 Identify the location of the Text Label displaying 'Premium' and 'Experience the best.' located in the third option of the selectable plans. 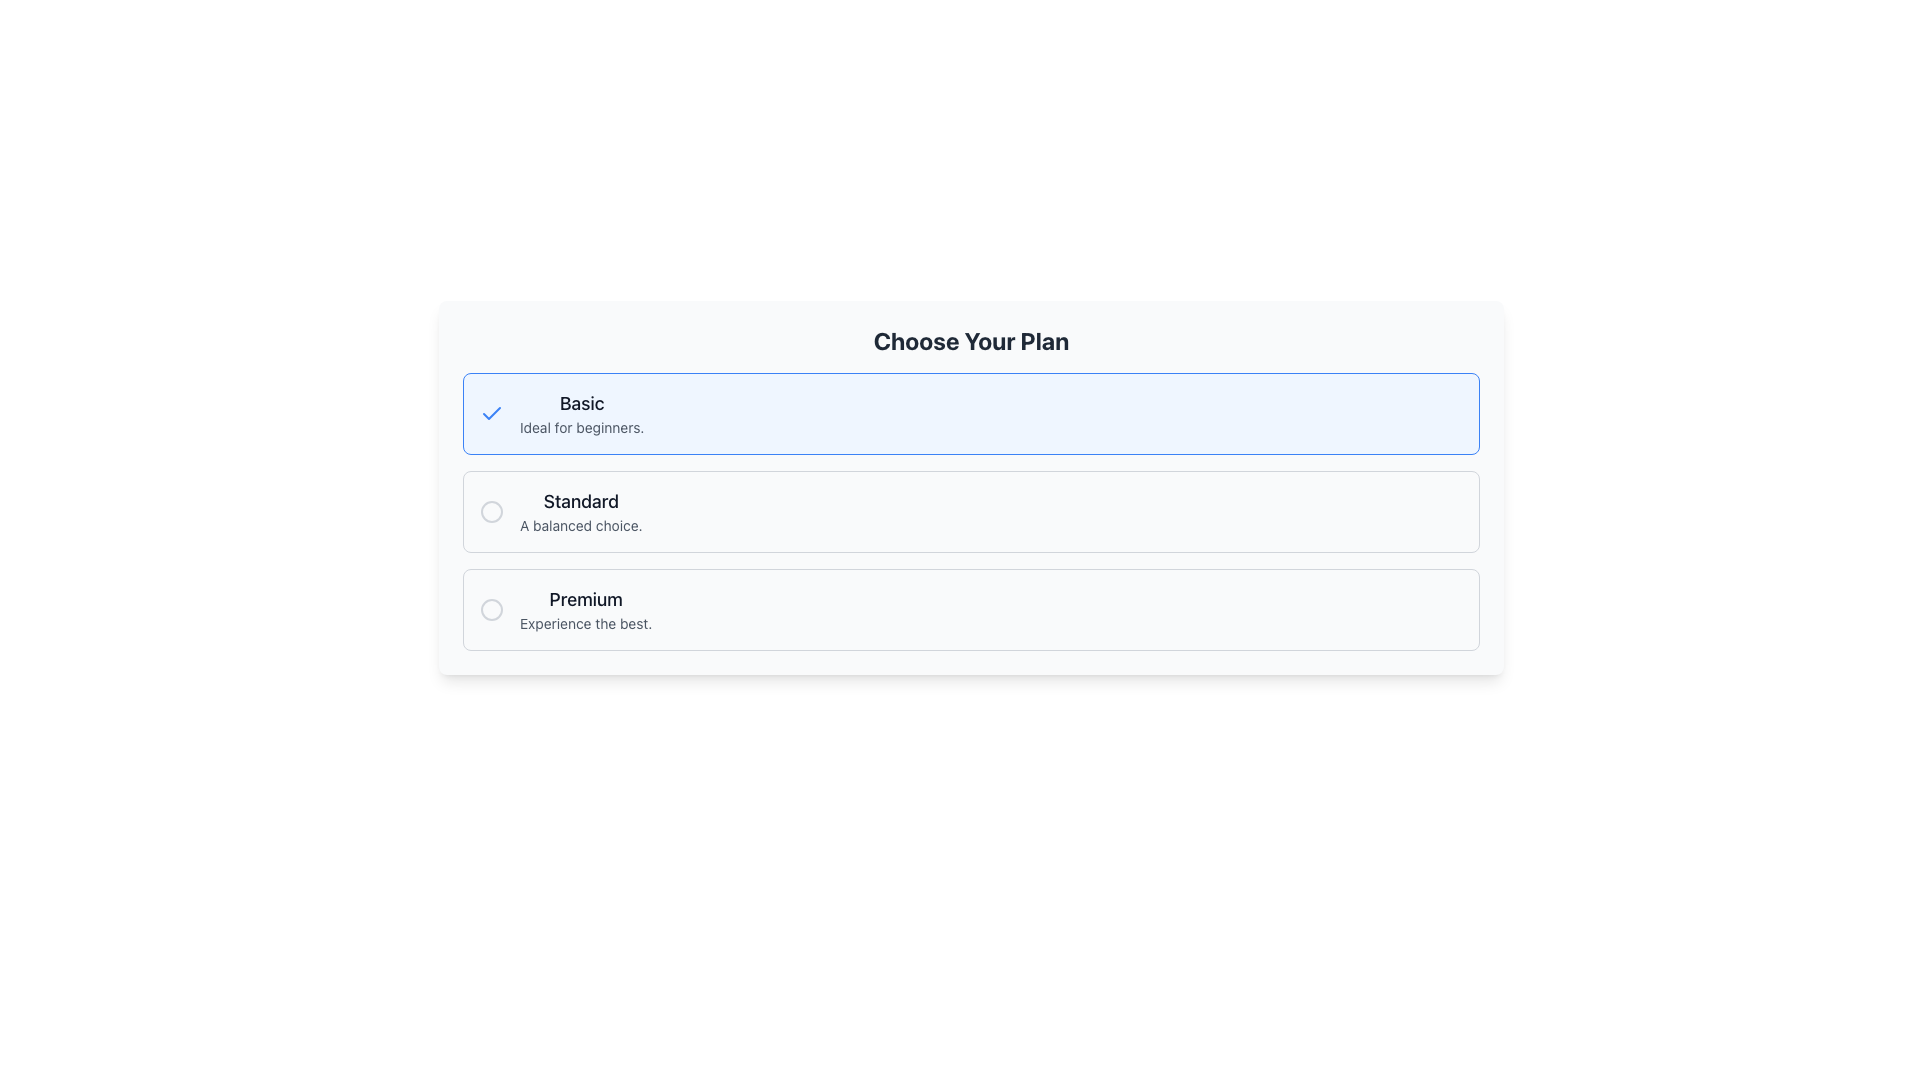
(585, 608).